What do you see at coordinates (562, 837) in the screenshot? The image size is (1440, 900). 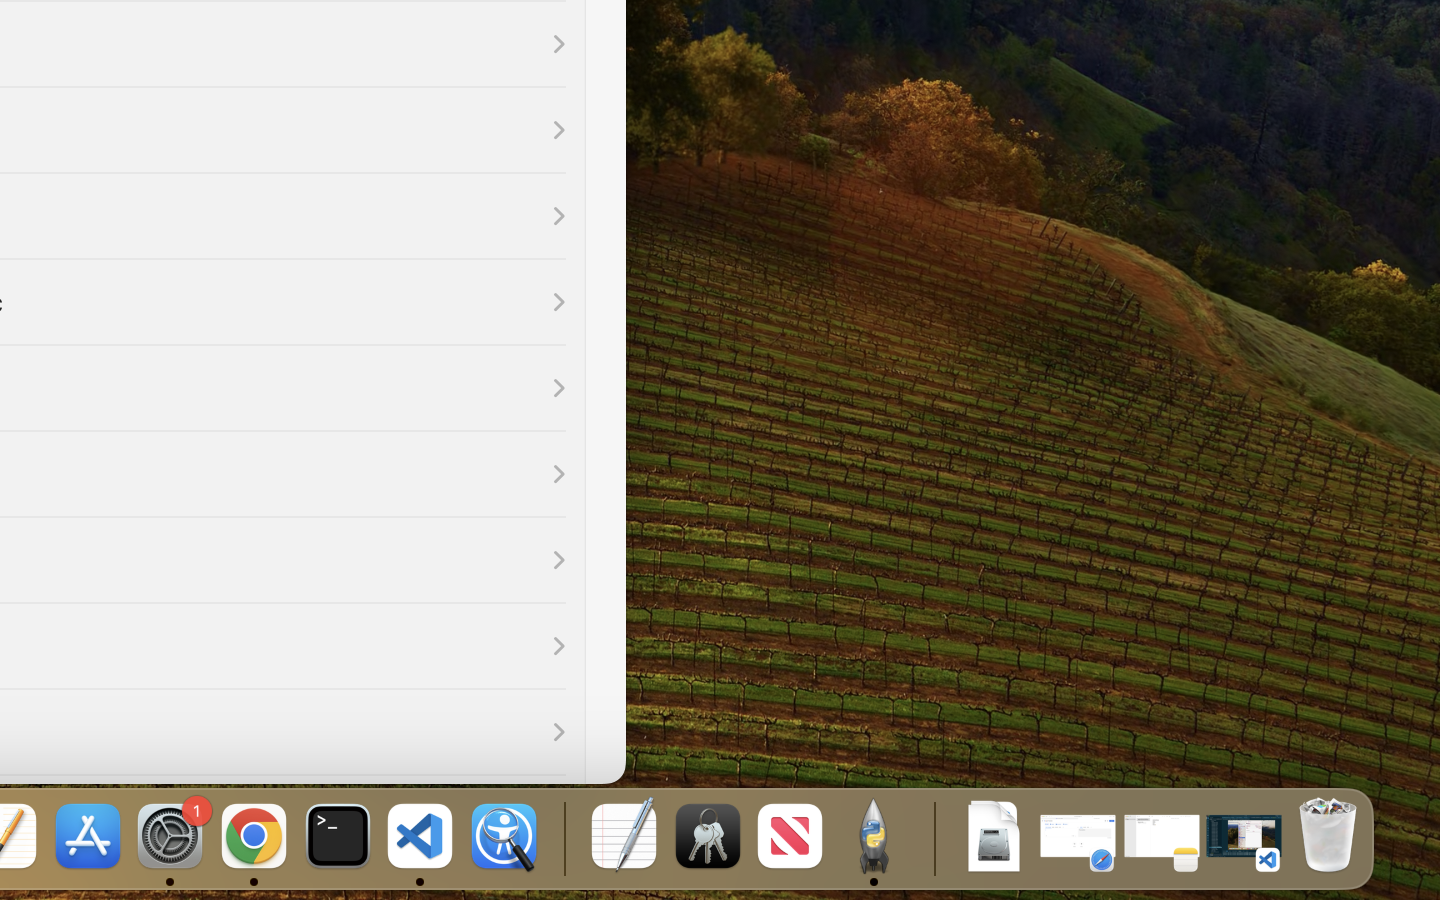 I see `'0.4285714328289032'` at bounding box center [562, 837].